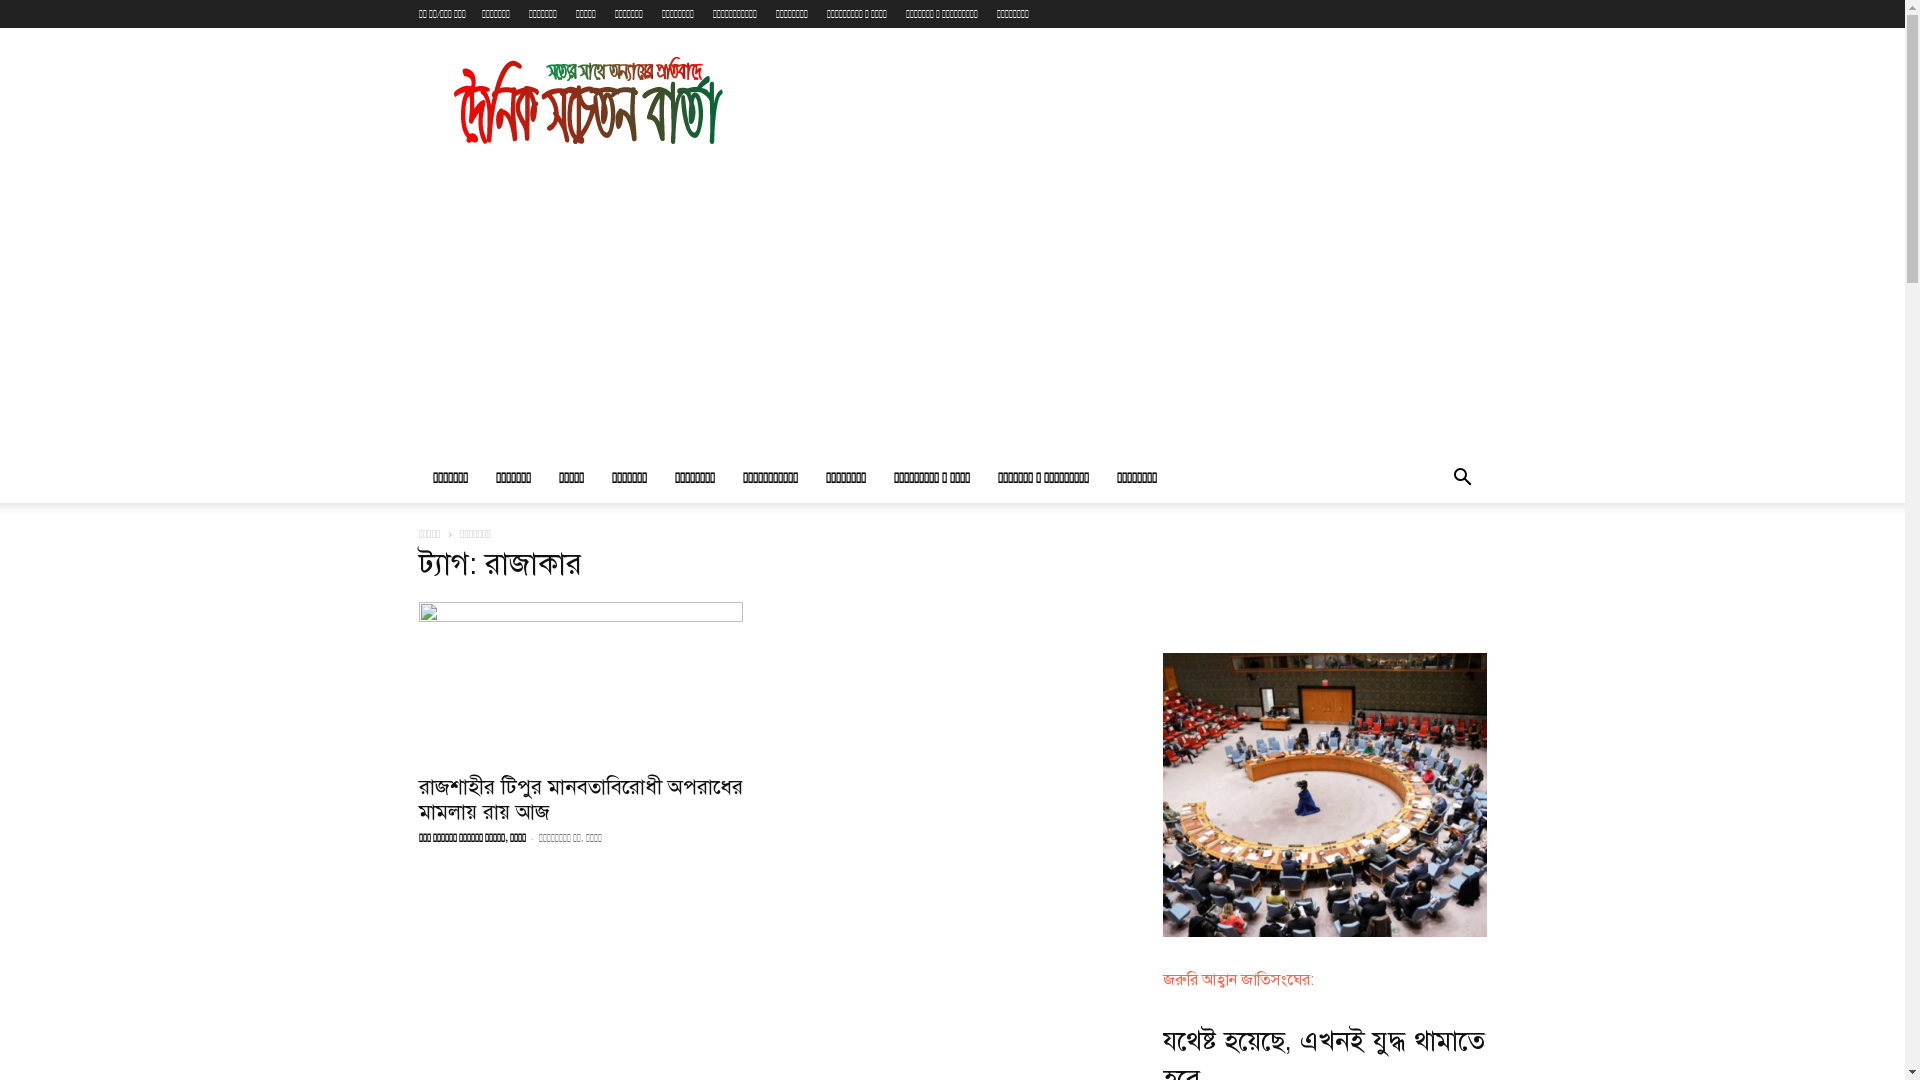 The width and height of the screenshot is (1920, 1080). Describe the element at coordinates (950, 304) in the screenshot. I see `'Advertisement'` at that location.